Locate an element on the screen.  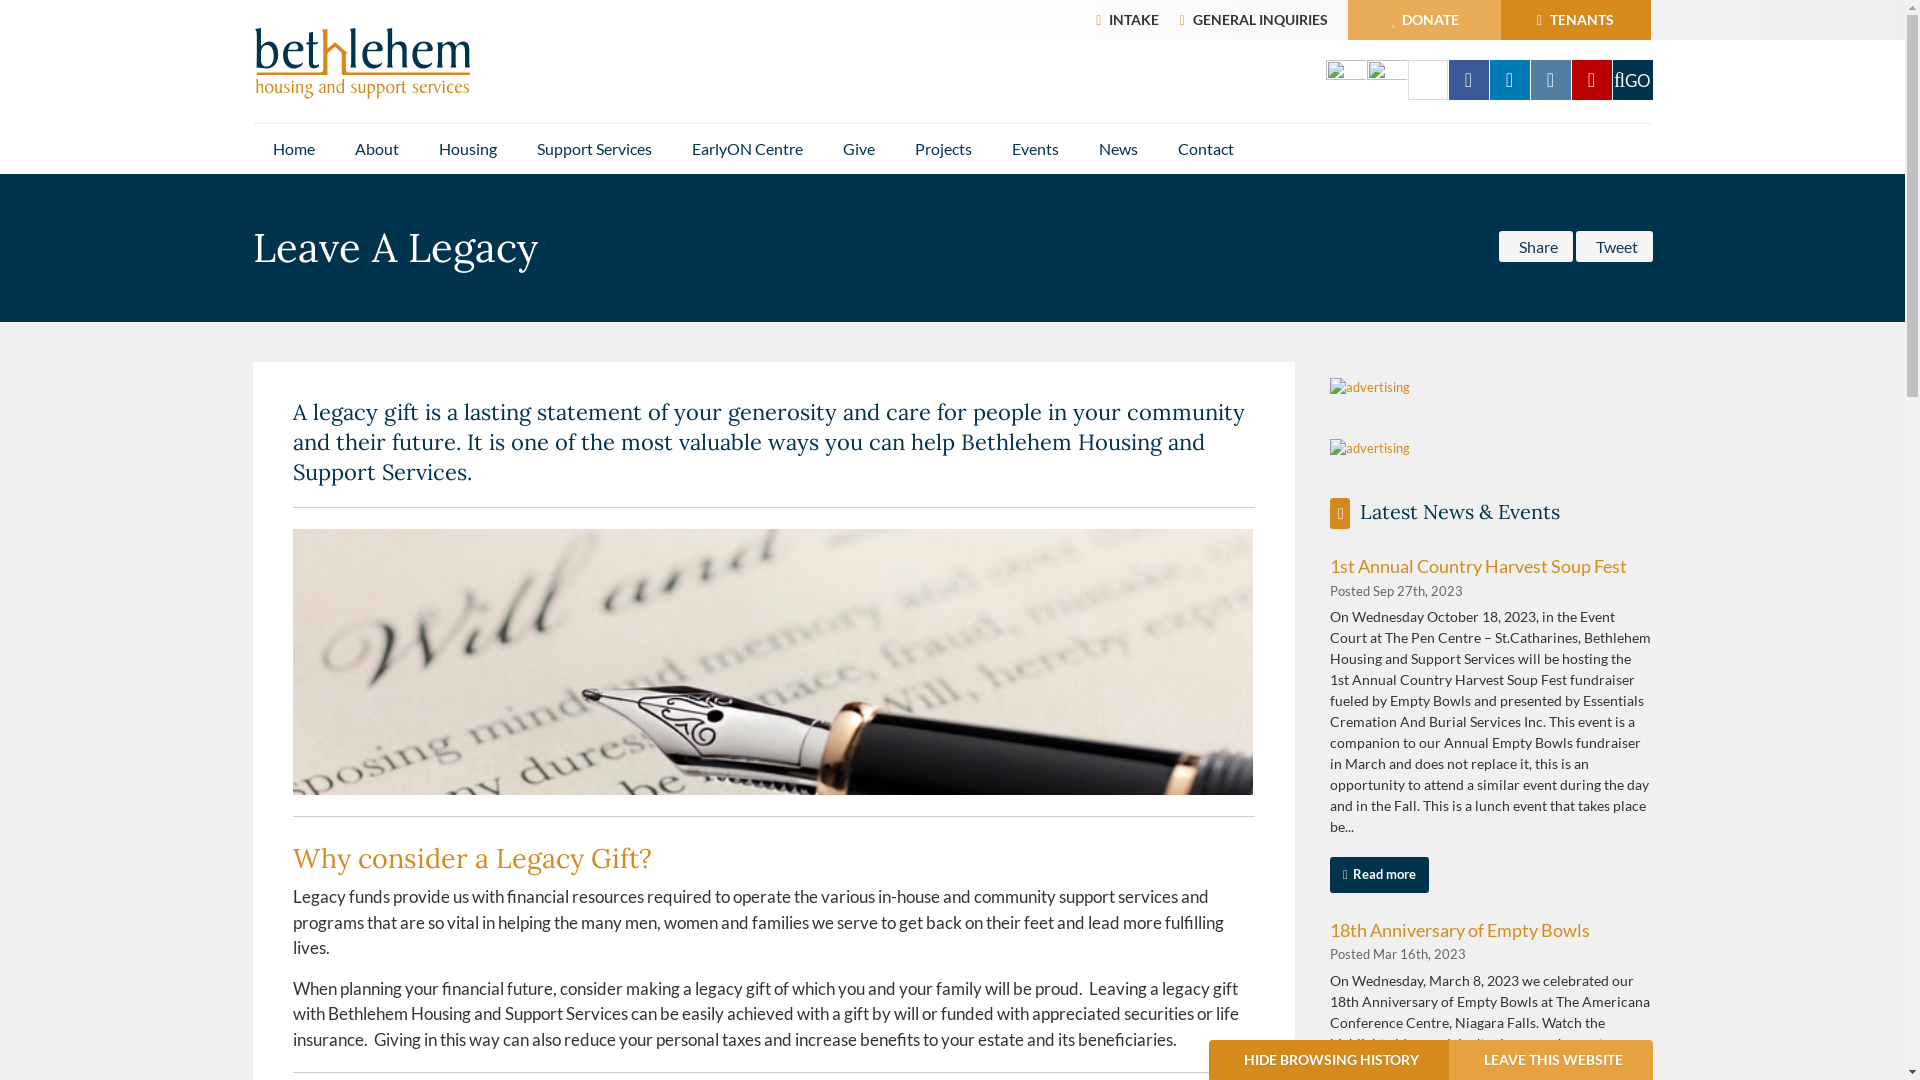
'INTAKE' is located at coordinates (1133, 19).